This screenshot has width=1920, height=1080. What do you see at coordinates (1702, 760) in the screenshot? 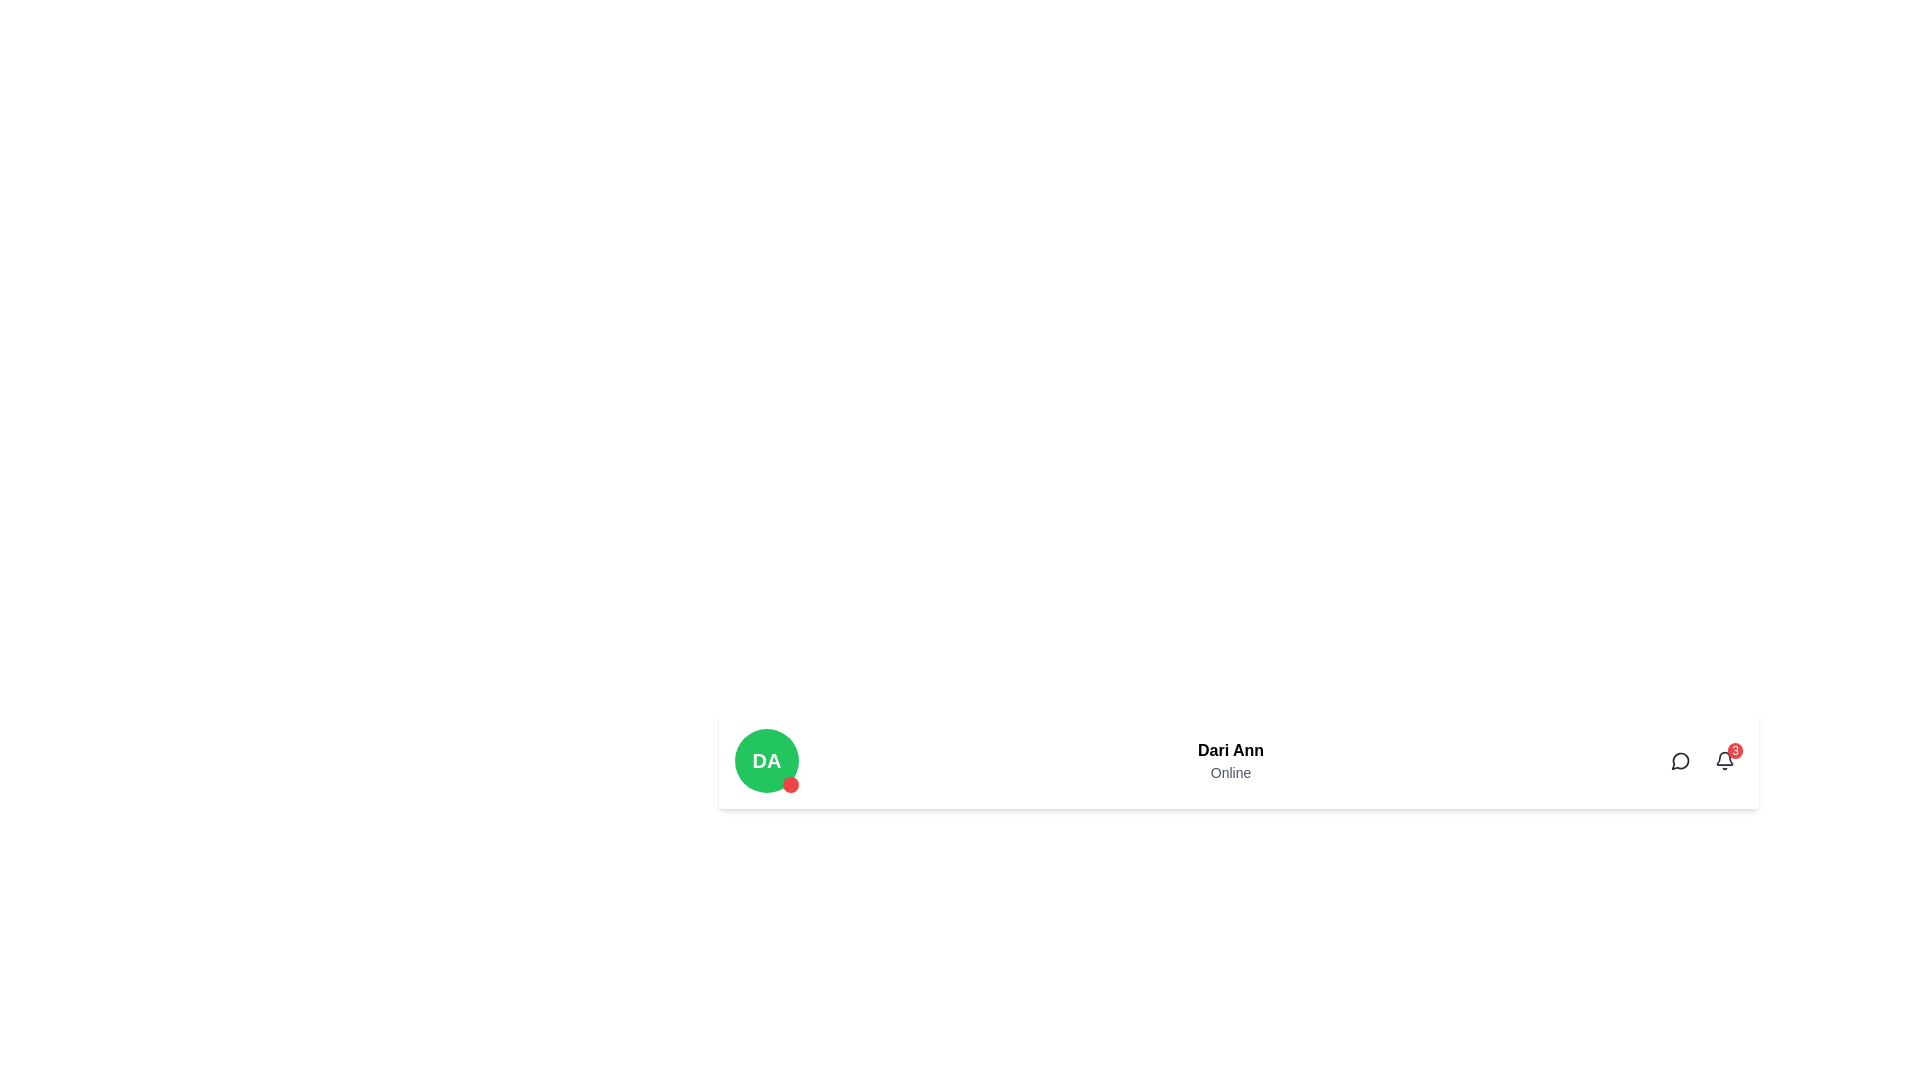
I see `the notification badge displaying the number '3' with a red circular background, located at the top-right corner of the bell icon on the right side of the content card` at bounding box center [1702, 760].